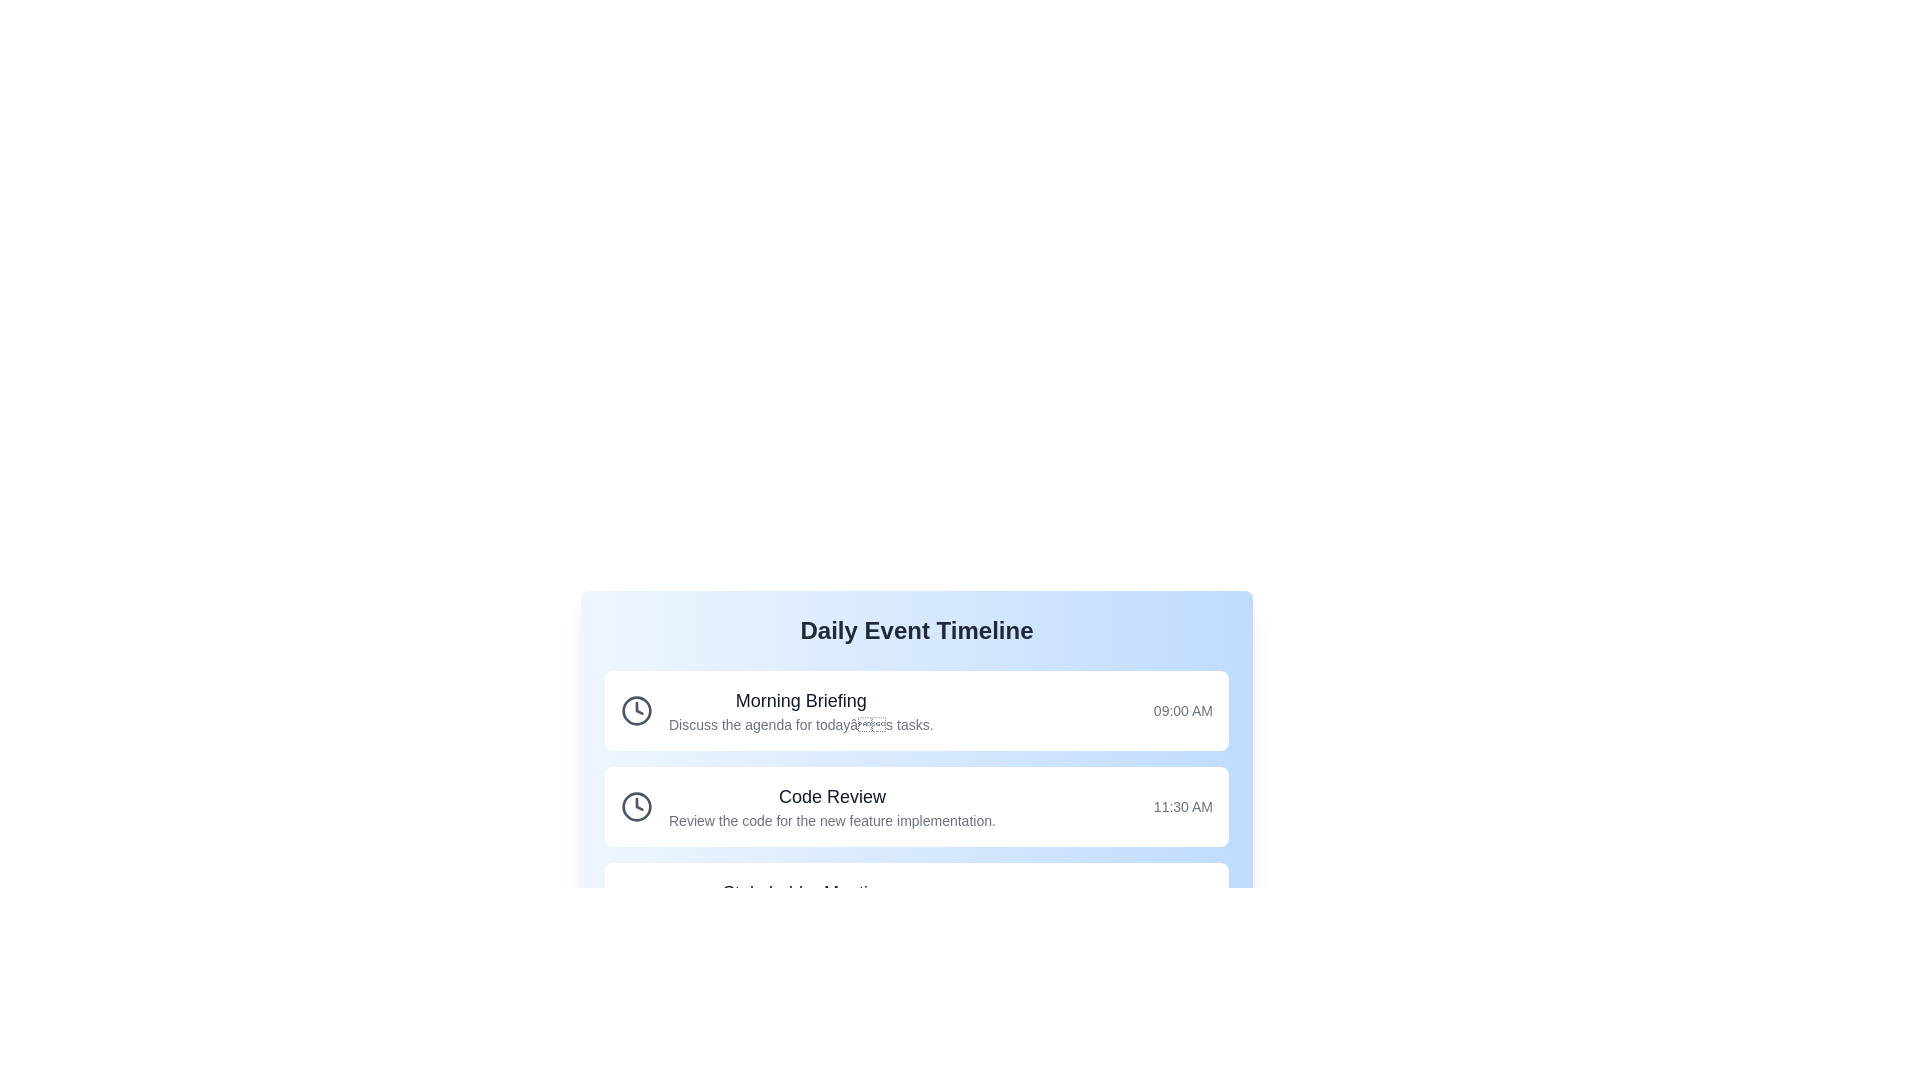 The height and width of the screenshot is (1080, 1920). What do you see at coordinates (915, 805) in the screenshot?
I see `the event titled 'Code Review' to see the hover effect` at bounding box center [915, 805].